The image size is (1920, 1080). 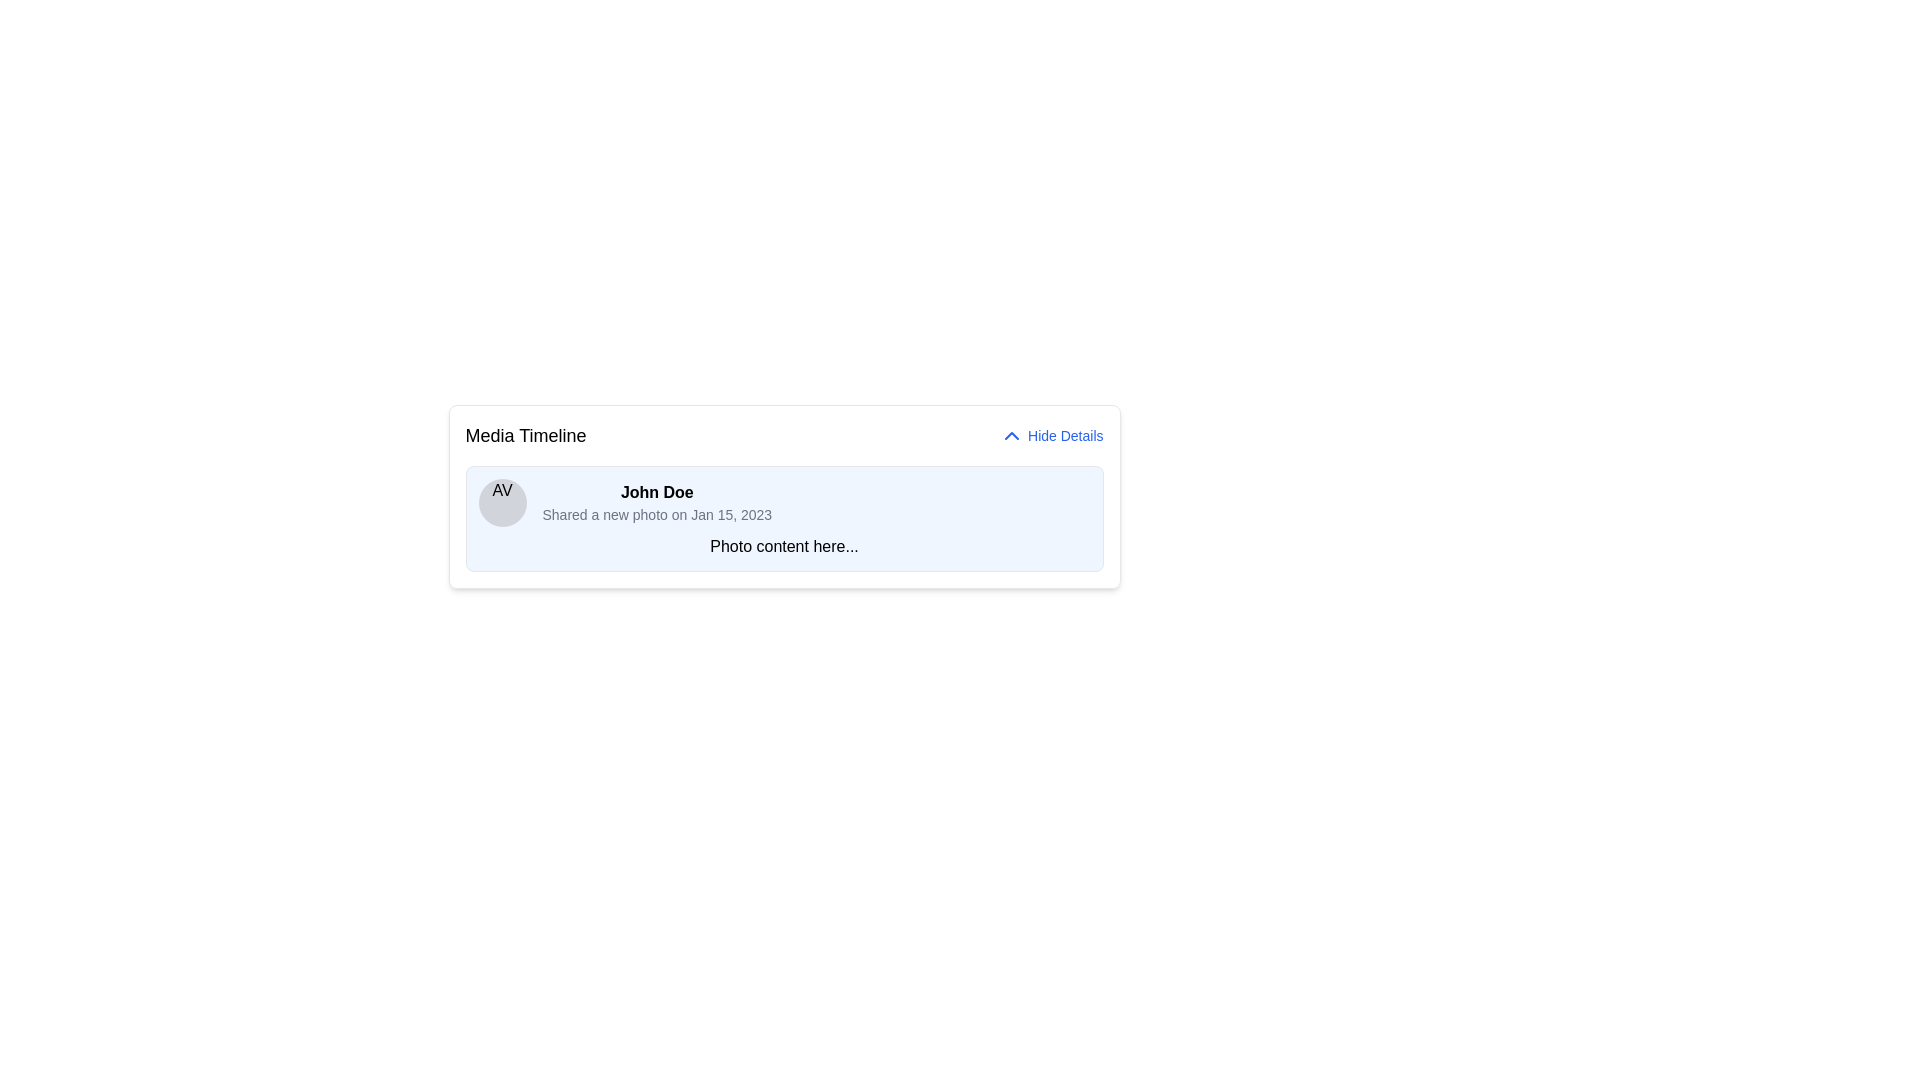 I want to click on User Activity Summary for the user named 'John Doe', which indicates that he shared a photo on a specific date, located at the center of the bounding box with a blue background and rounded corners, so click(x=783, y=501).